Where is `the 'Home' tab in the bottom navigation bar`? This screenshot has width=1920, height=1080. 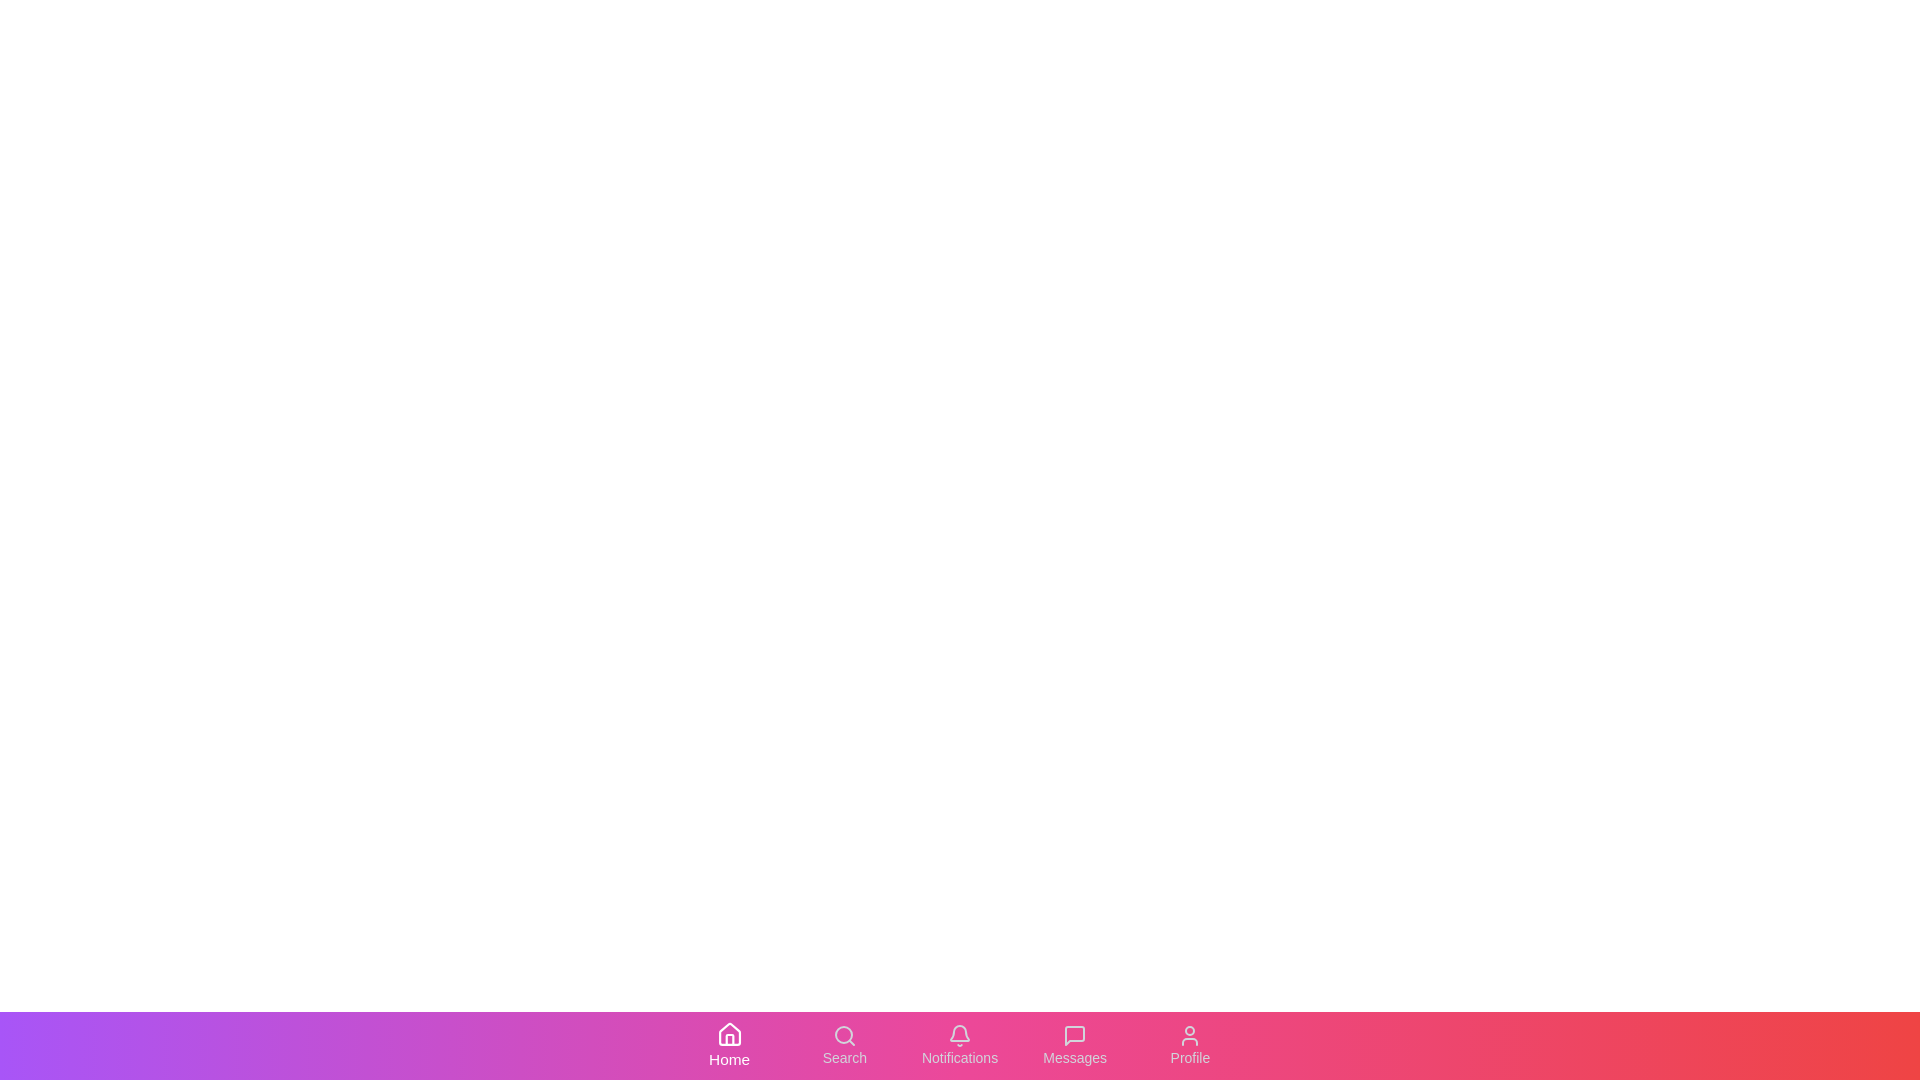
the 'Home' tab in the bottom navigation bar is located at coordinates (728, 1044).